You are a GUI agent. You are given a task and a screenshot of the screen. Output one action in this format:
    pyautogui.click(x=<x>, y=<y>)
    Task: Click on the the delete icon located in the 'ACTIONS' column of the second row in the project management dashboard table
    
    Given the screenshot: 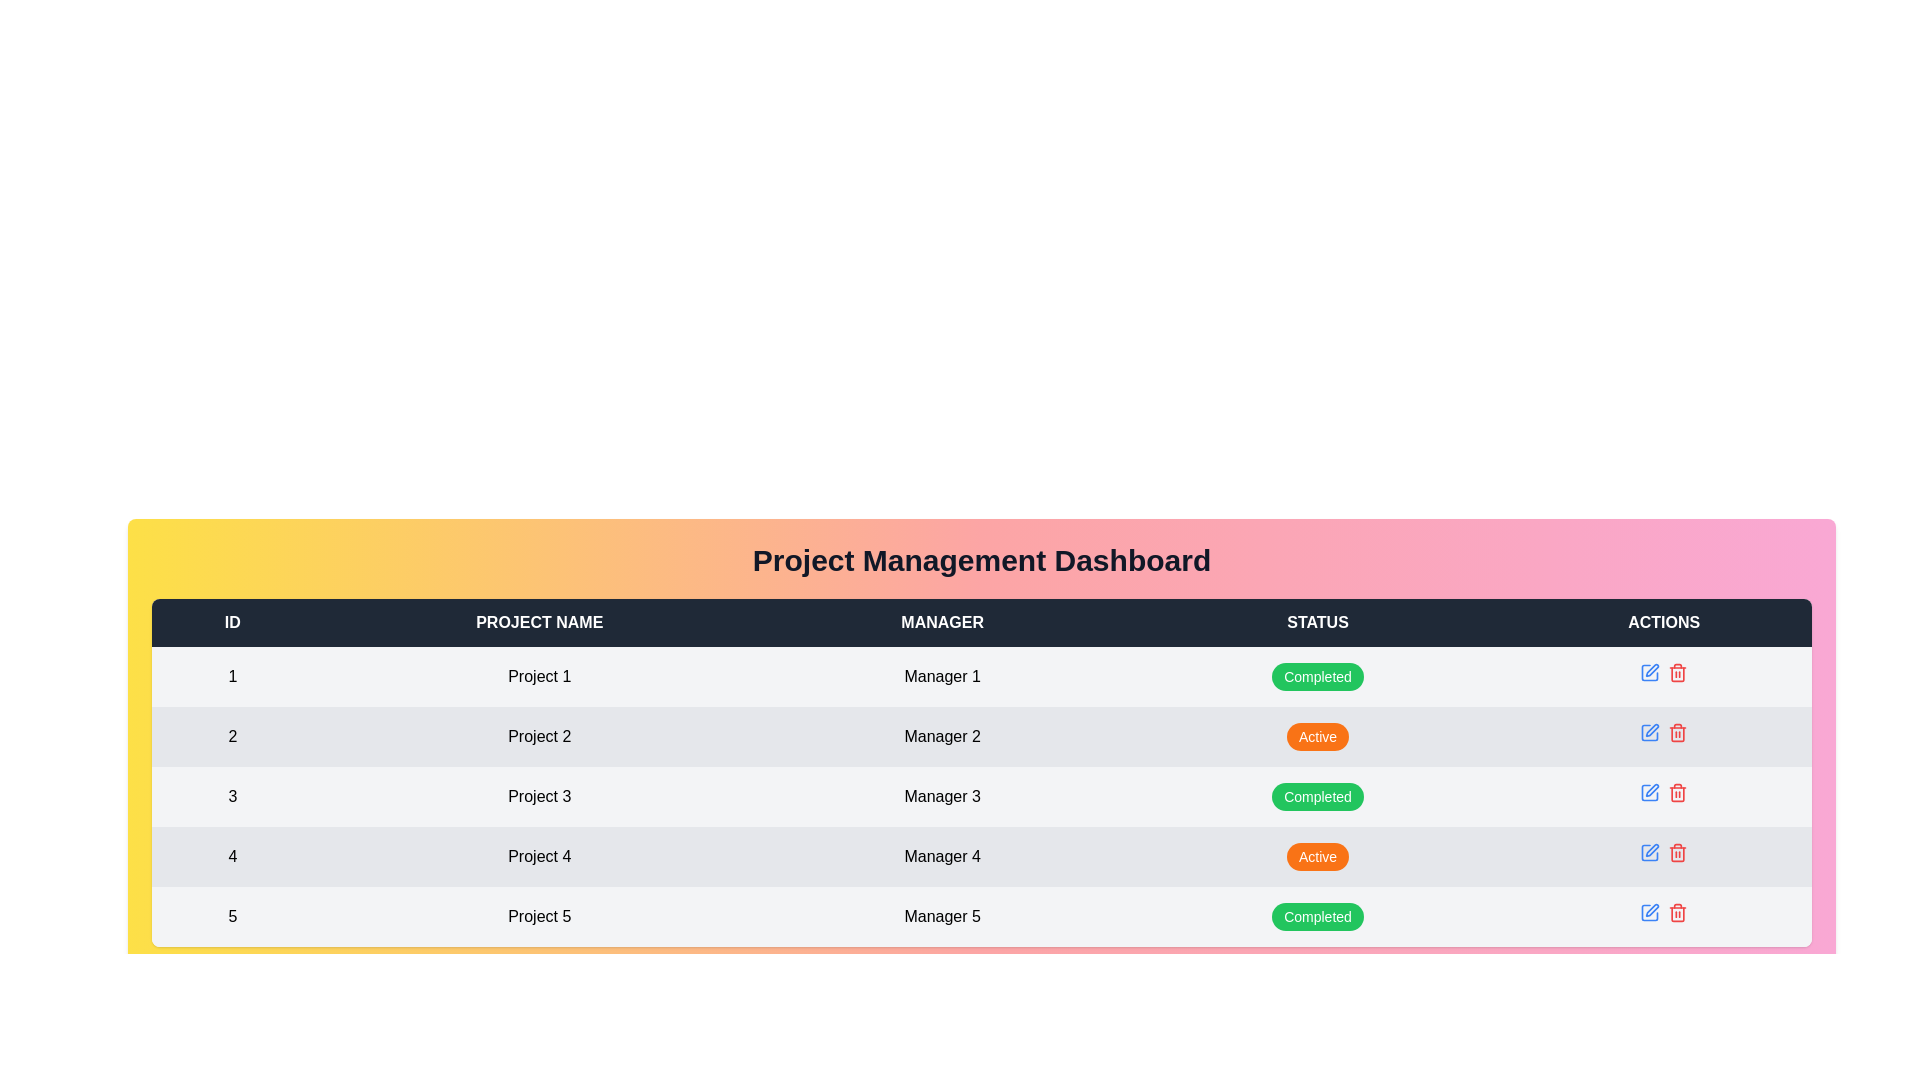 What is the action you would take?
    pyautogui.click(x=1678, y=732)
    